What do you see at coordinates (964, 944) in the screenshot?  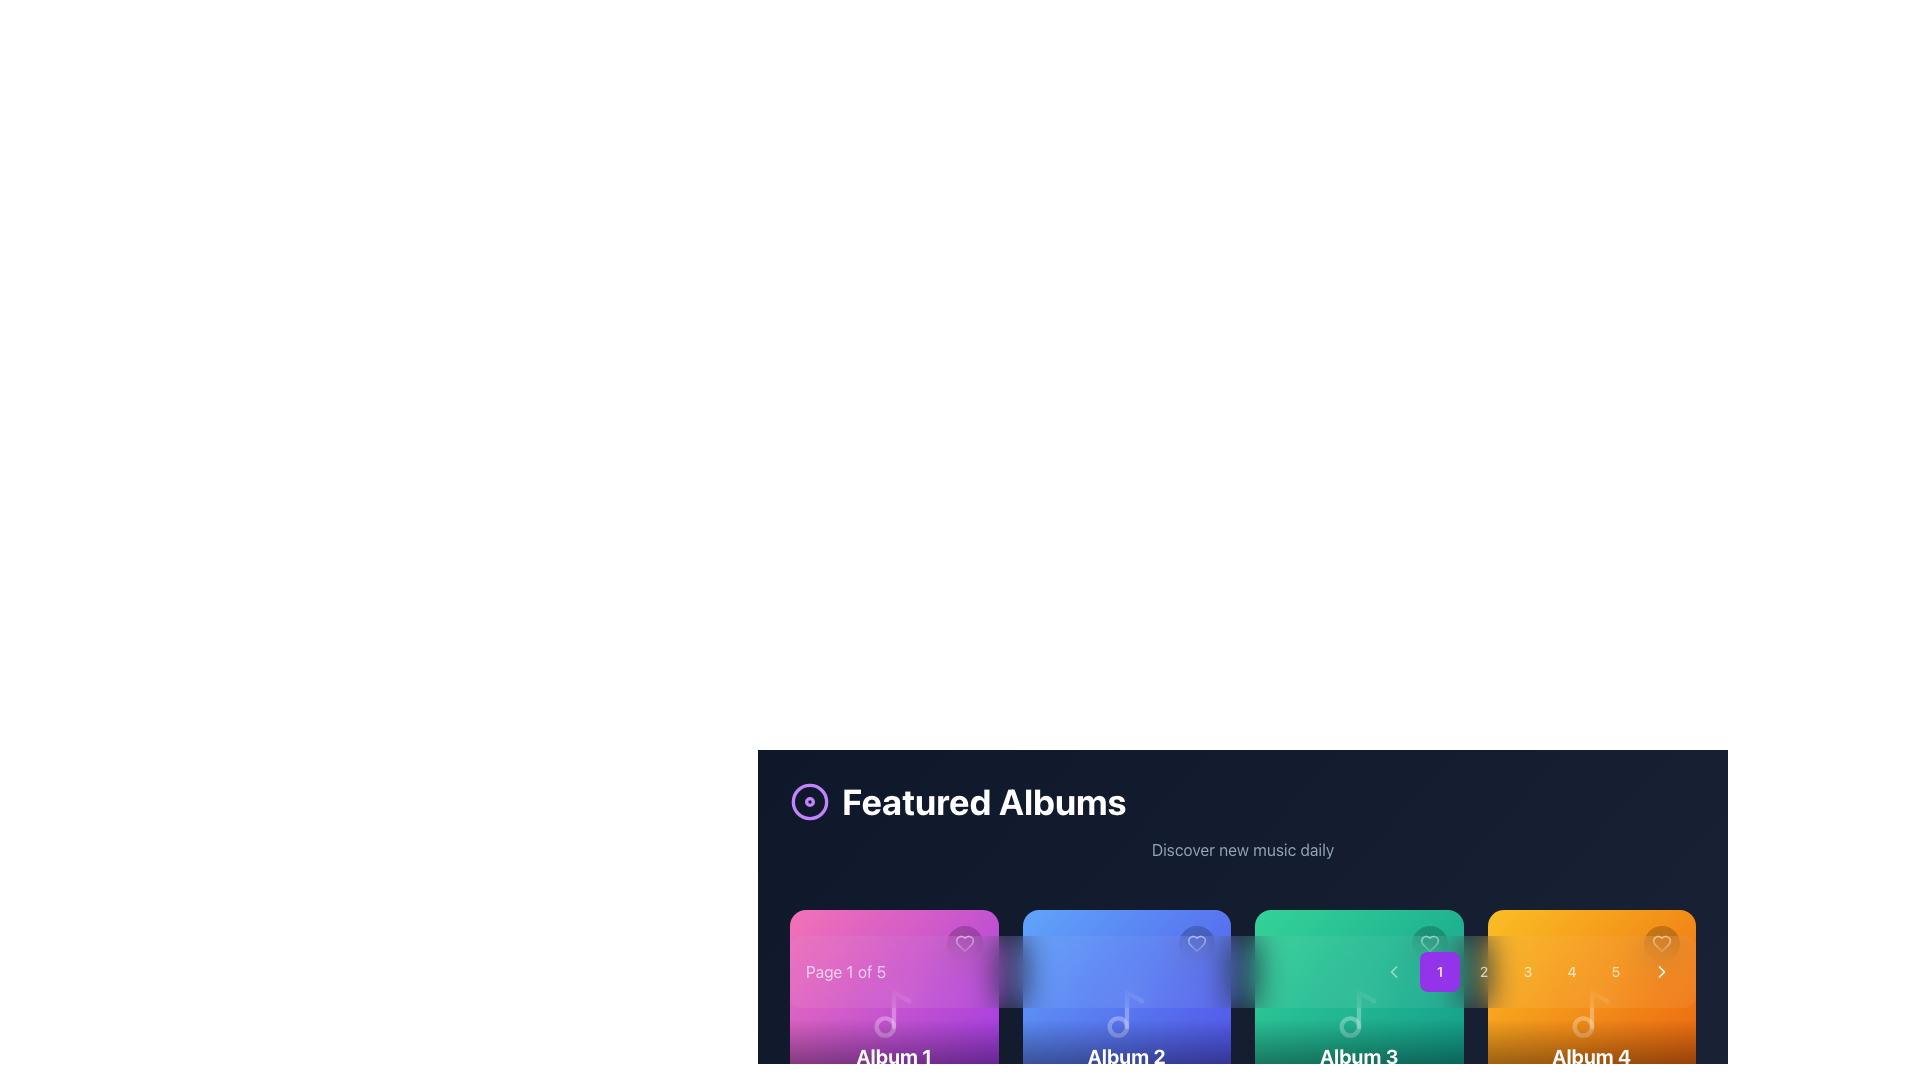 I see `the heart icon located in the top-right corner of the 'Album 1' pink album card` at bounding box center [964, 944].